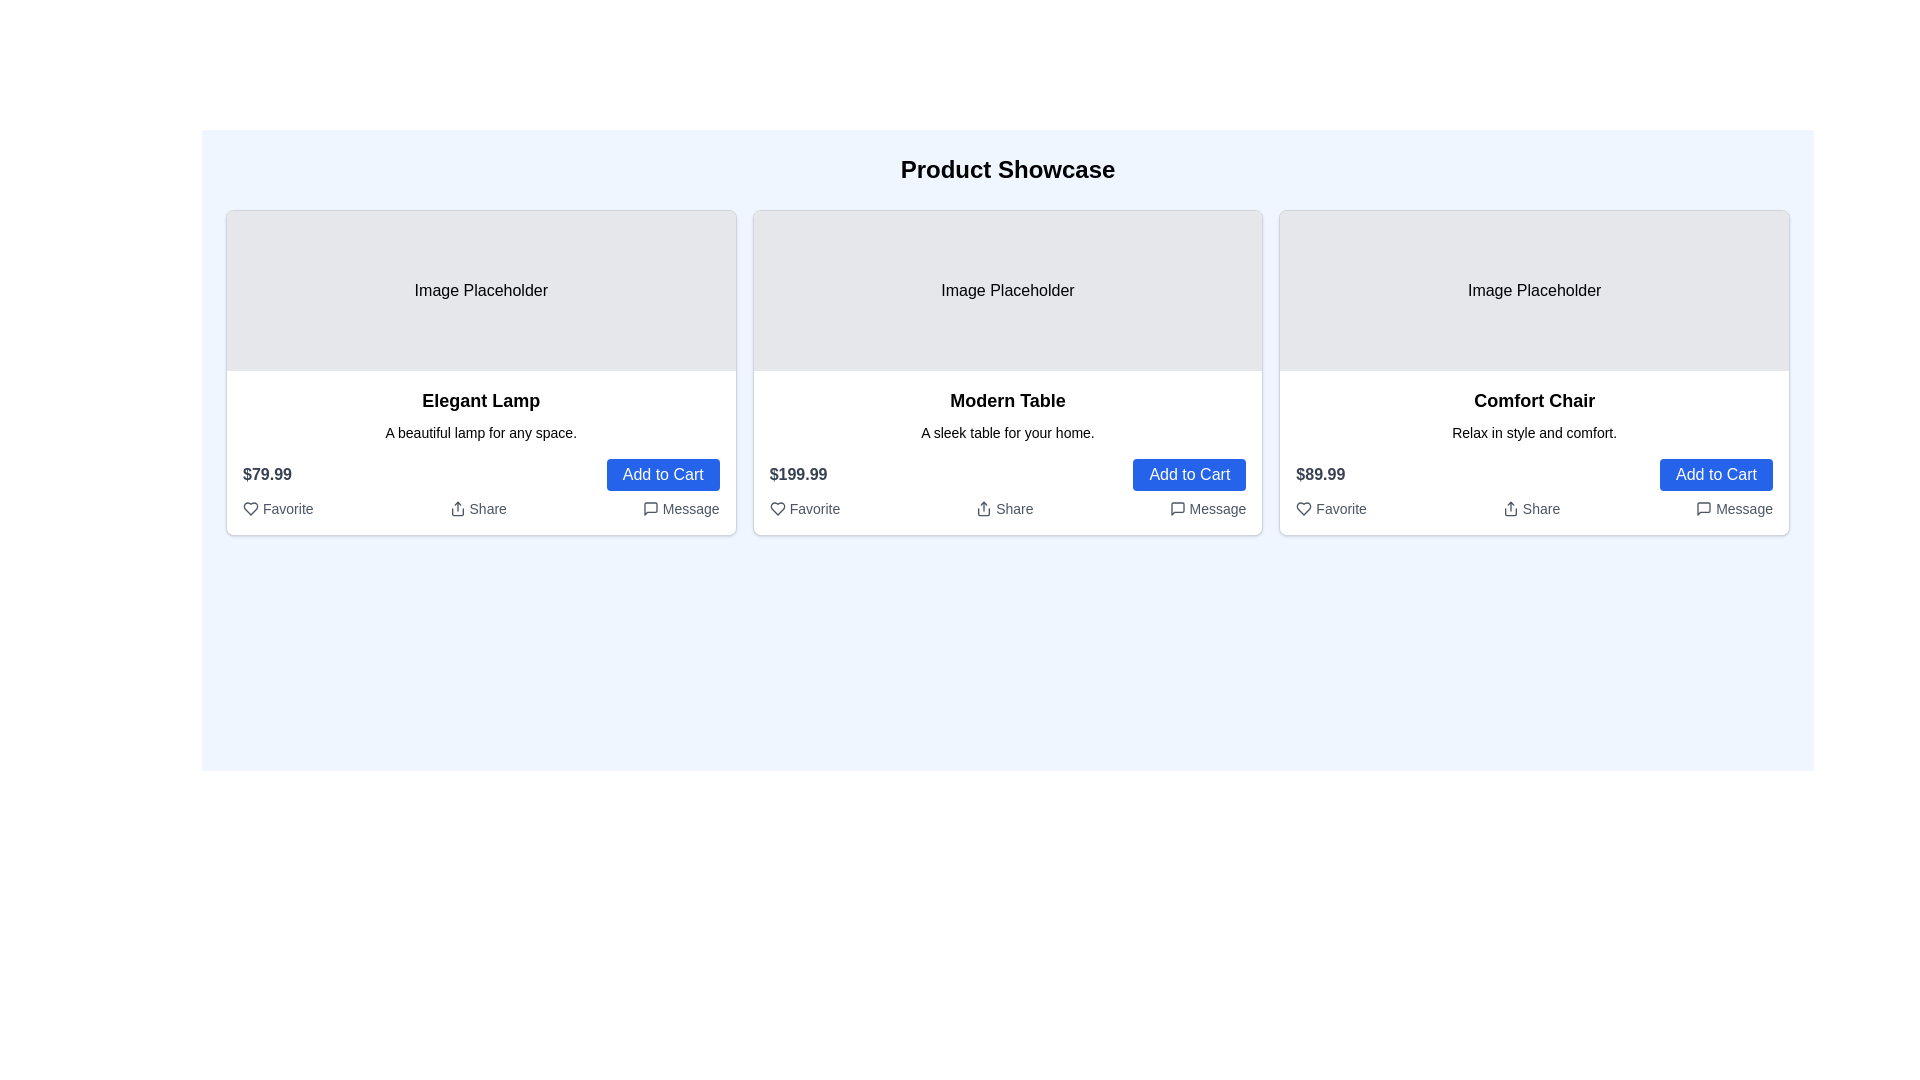  Describe the element at coordinates (1733, 508) in the screenshot. I see `the button to send a message or inquire about the product related to the 'Comfort Chair' card, positioned as the last interactive button in the card's footer` at that location.